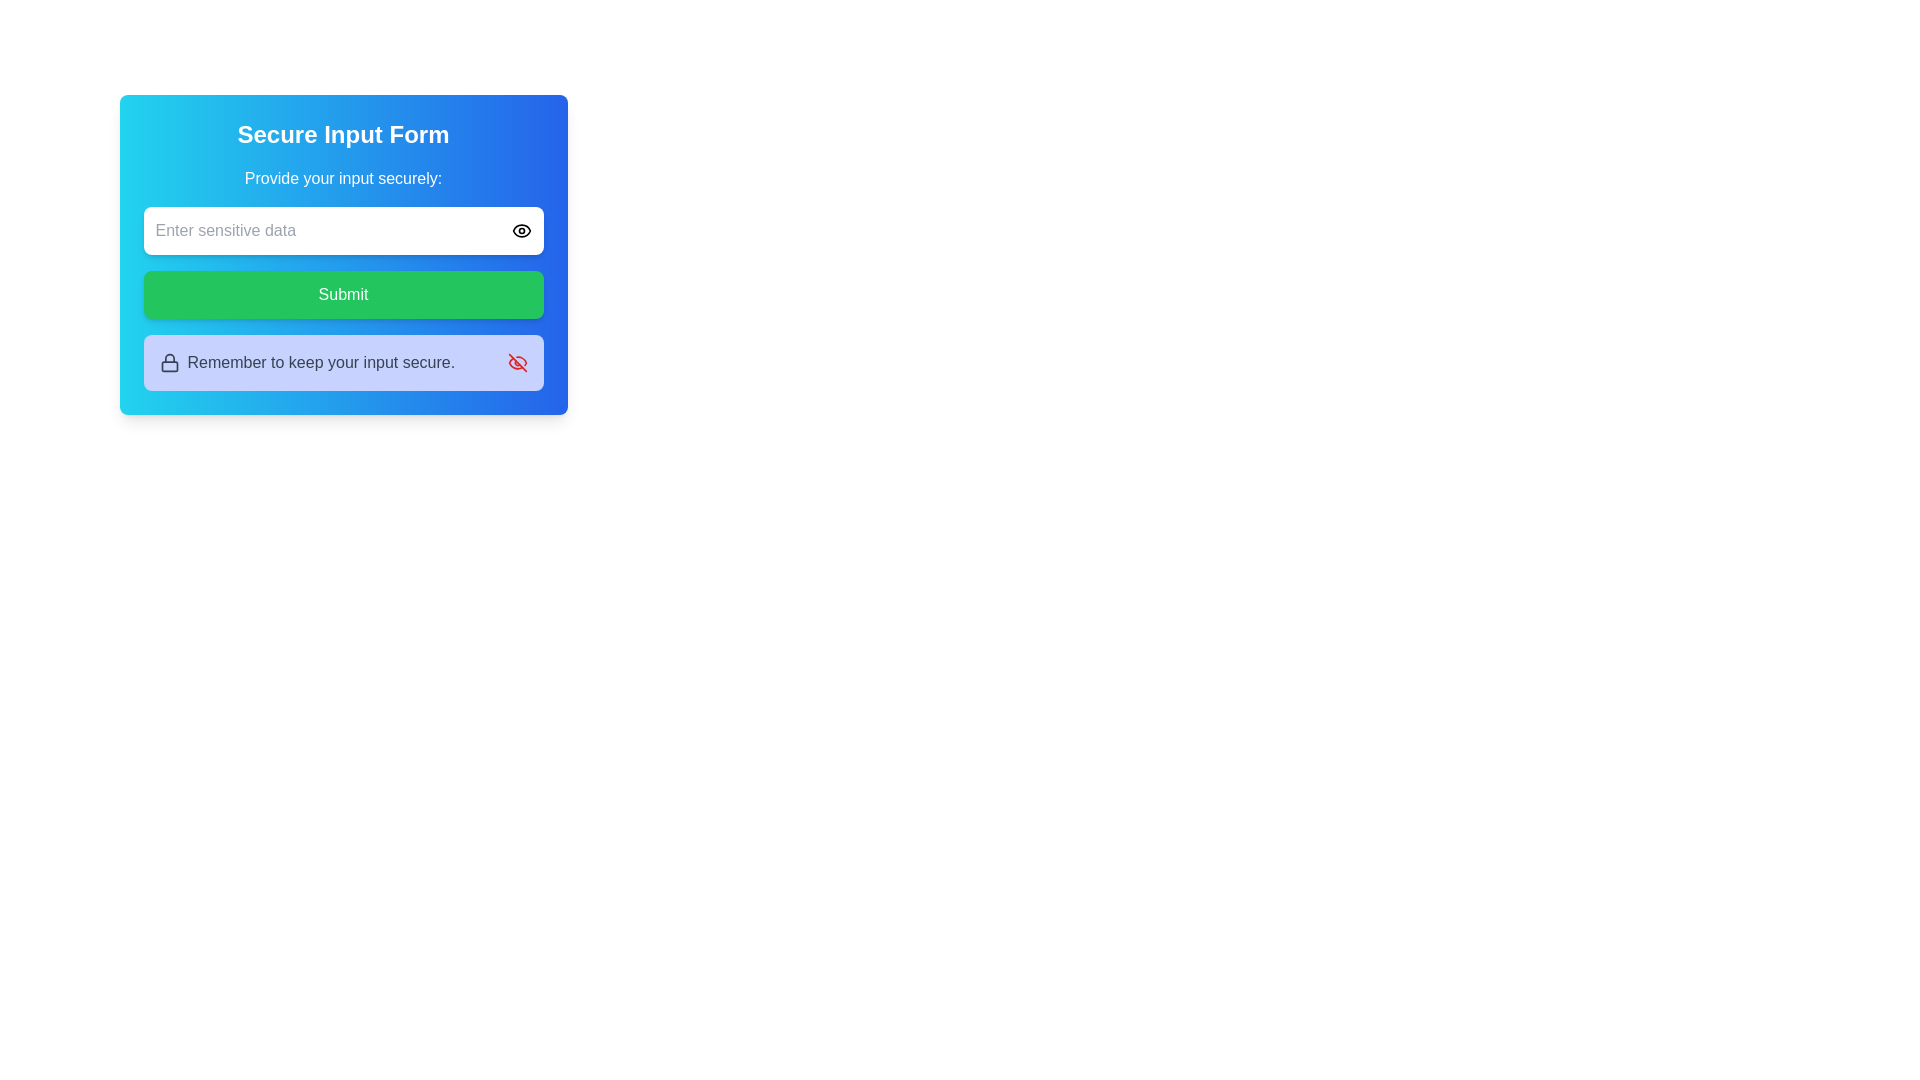 The image size is (1920, 1080). I want to click on the padlock icon located on the left side of the blue background section, adjacent to the text 'Remember to keep your input secure.', so click(169, 362).